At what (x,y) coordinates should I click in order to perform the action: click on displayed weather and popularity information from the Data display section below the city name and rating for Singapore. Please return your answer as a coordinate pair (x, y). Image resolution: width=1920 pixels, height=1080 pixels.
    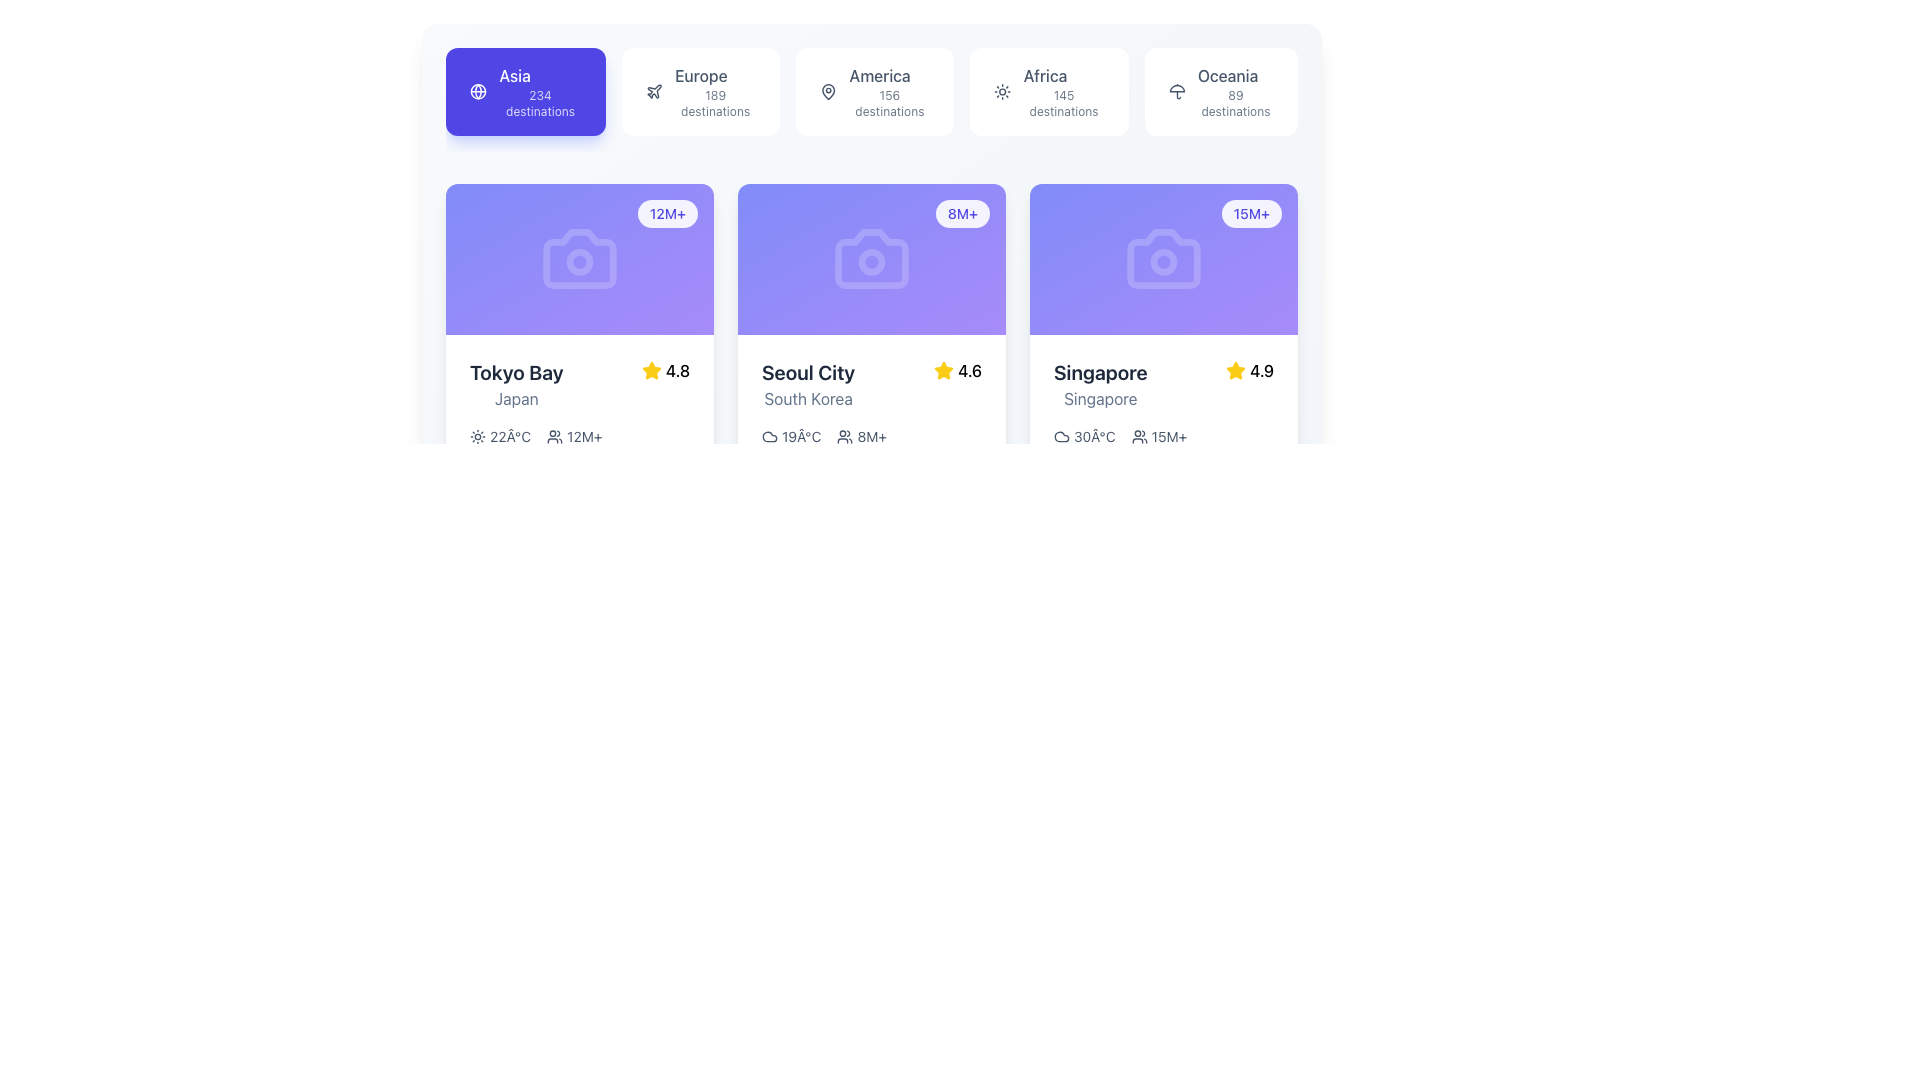
    Looking at the image, I should click on (1163, 434).